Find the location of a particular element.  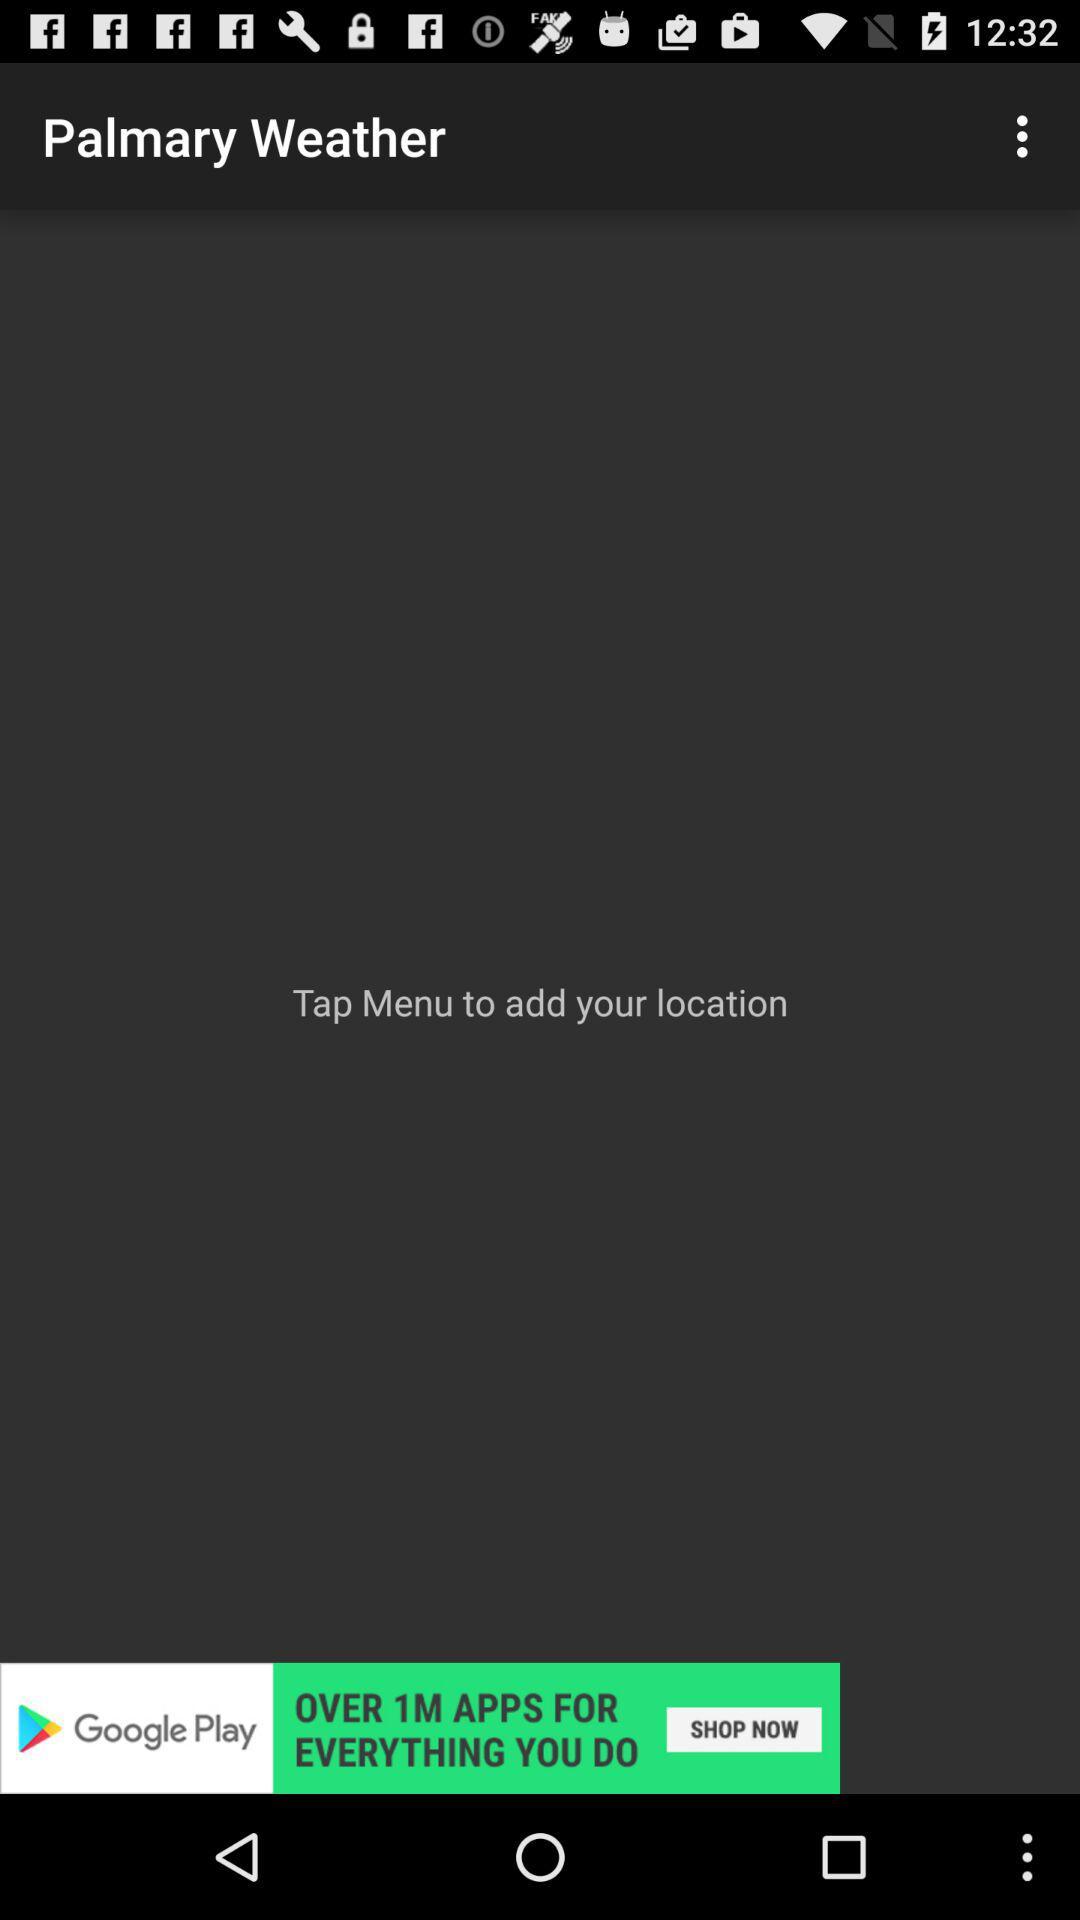

display advertisement is located at coordinates (540, 1727).